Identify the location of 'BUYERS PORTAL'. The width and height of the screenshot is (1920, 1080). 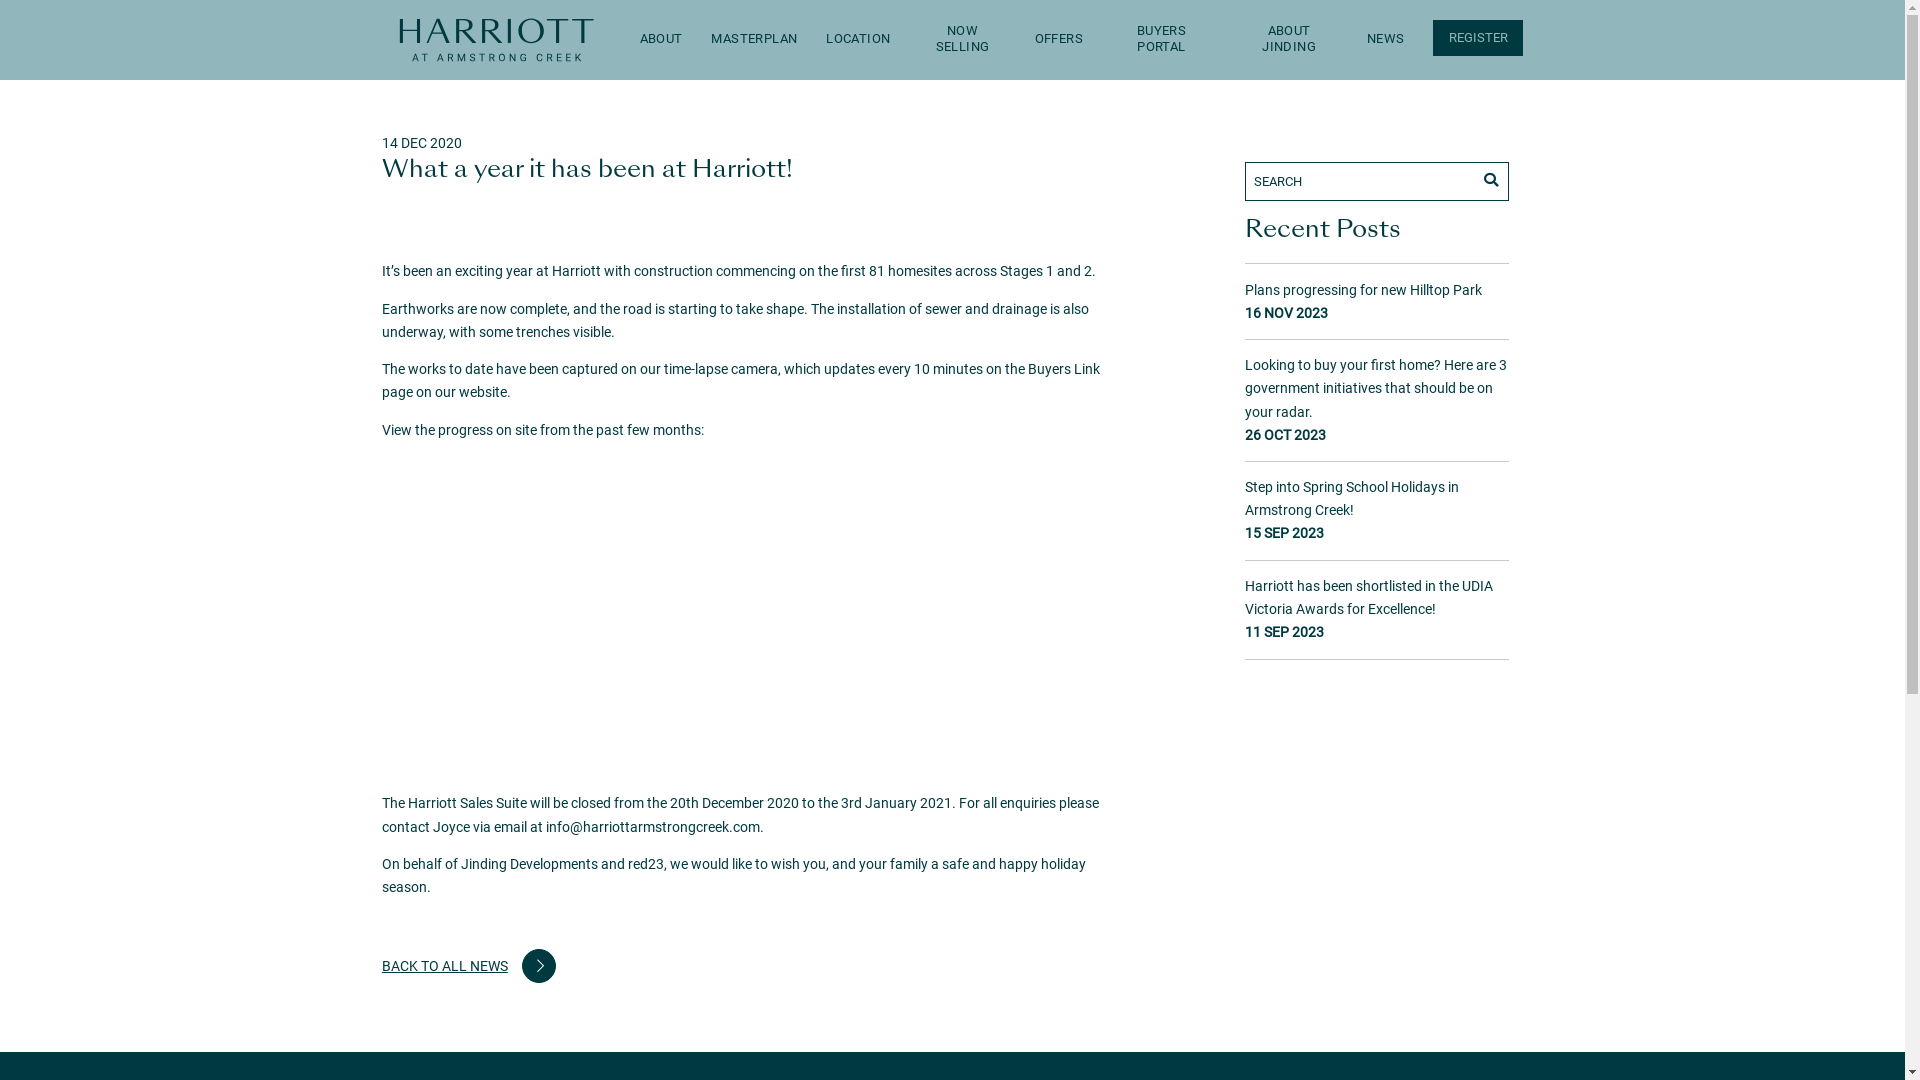
(1161, 40).